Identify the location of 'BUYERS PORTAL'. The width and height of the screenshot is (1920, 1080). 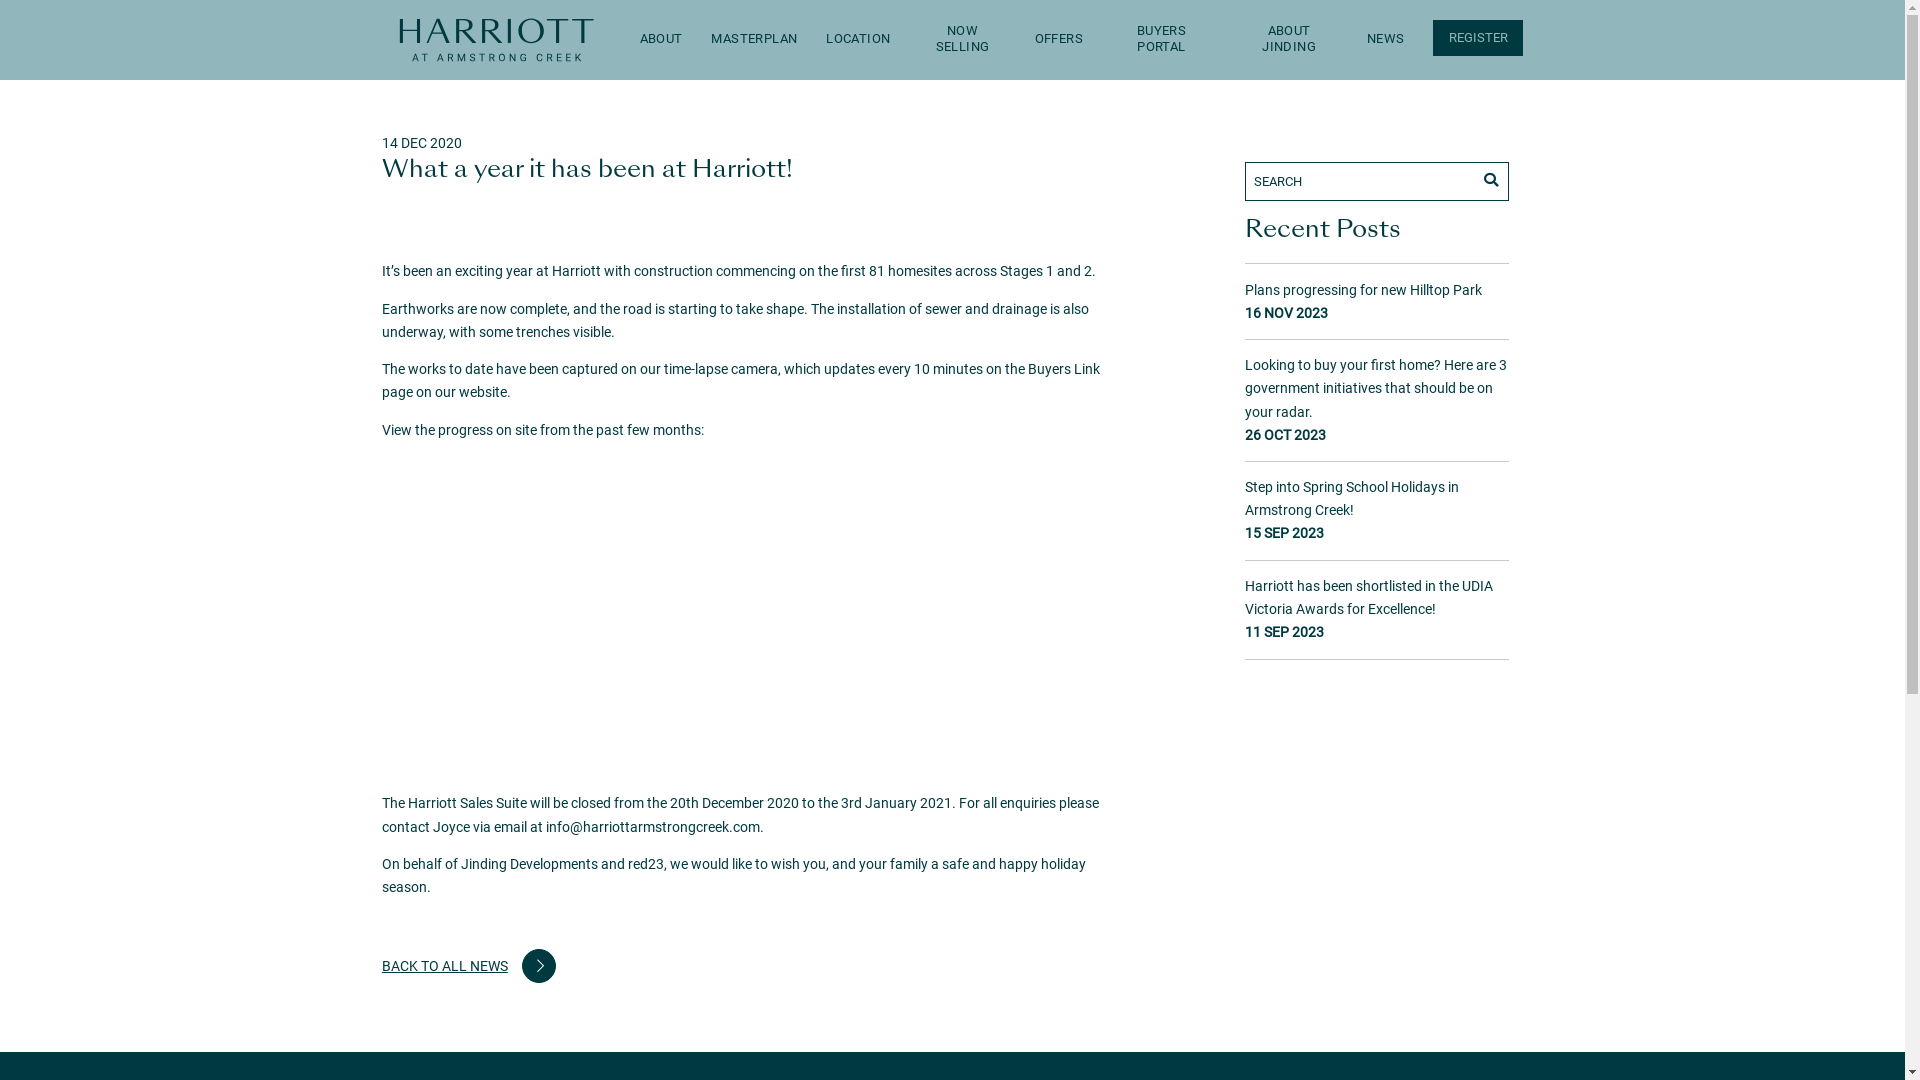
(1161, 40).